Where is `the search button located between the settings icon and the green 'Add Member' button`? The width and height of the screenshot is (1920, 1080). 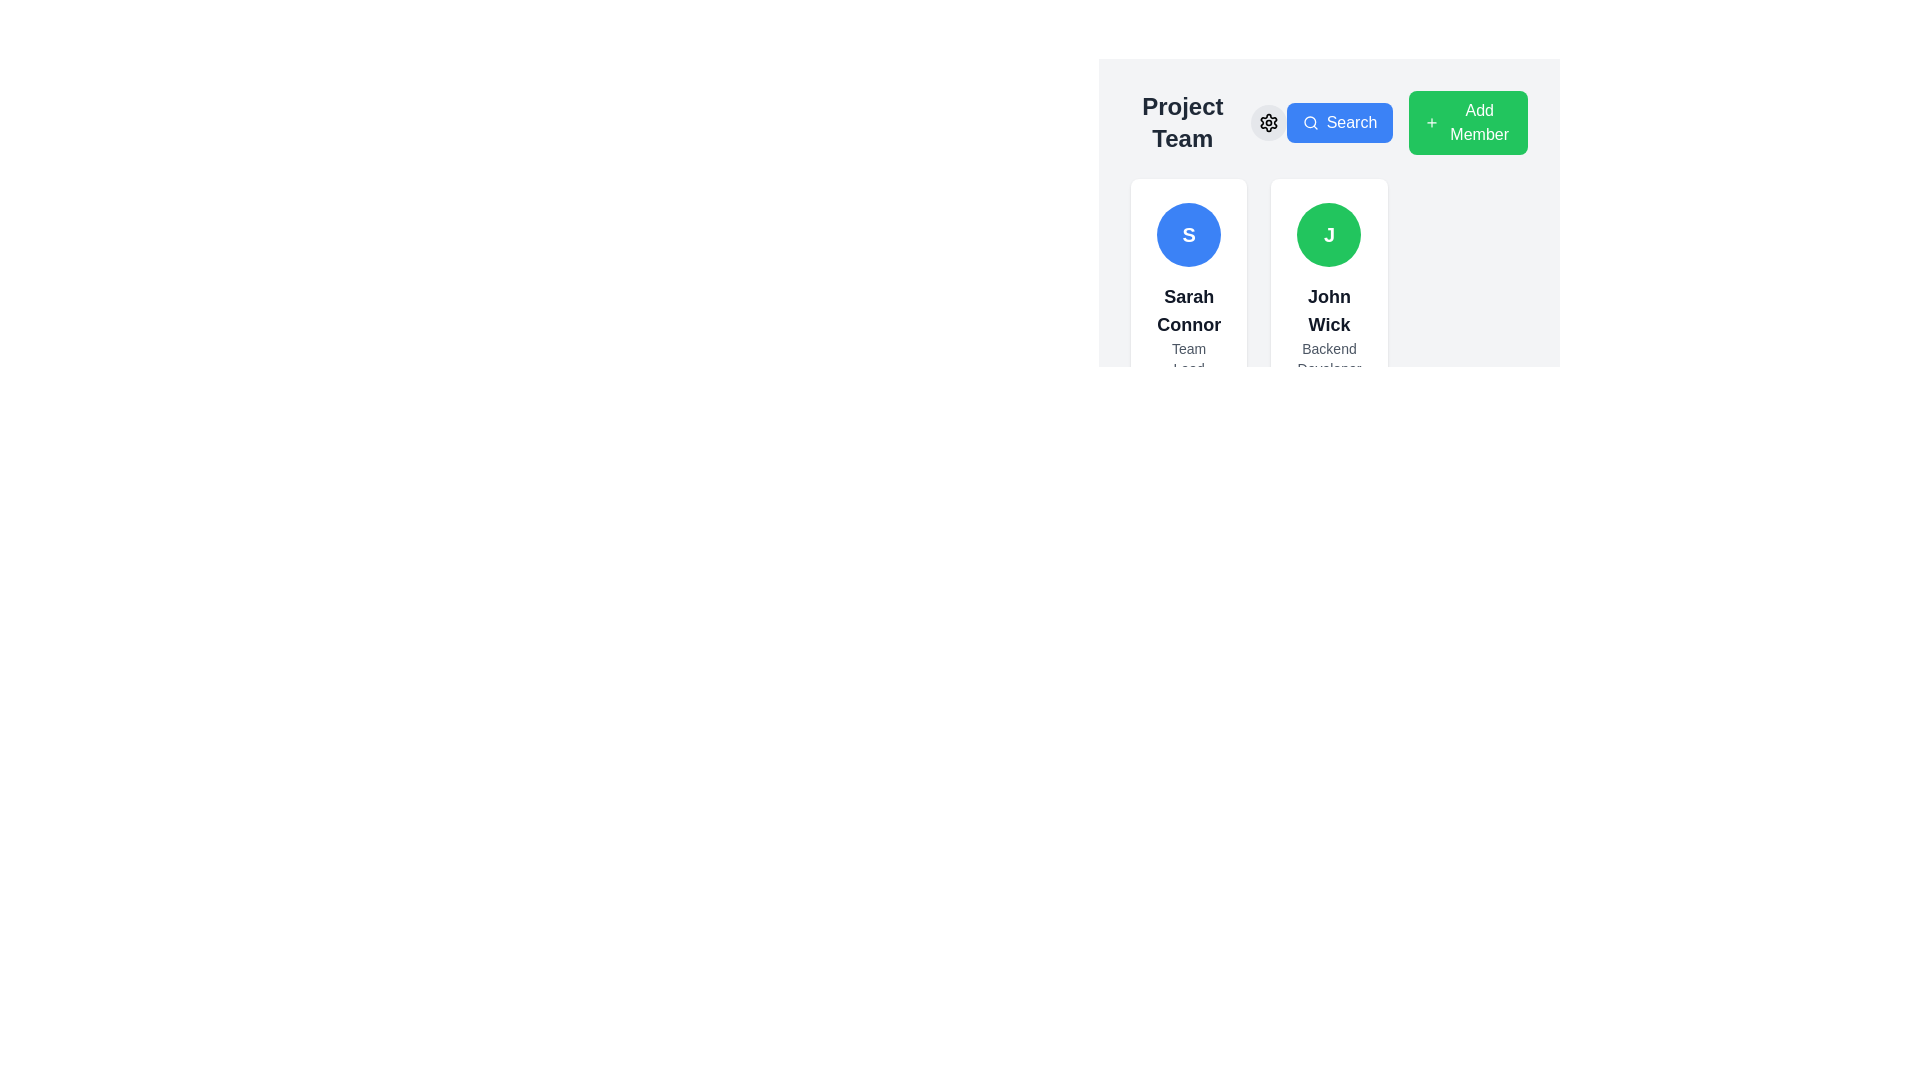
the search button located between the settings icon and the green 'Add Member' button is located at coordinates (1329, 123).